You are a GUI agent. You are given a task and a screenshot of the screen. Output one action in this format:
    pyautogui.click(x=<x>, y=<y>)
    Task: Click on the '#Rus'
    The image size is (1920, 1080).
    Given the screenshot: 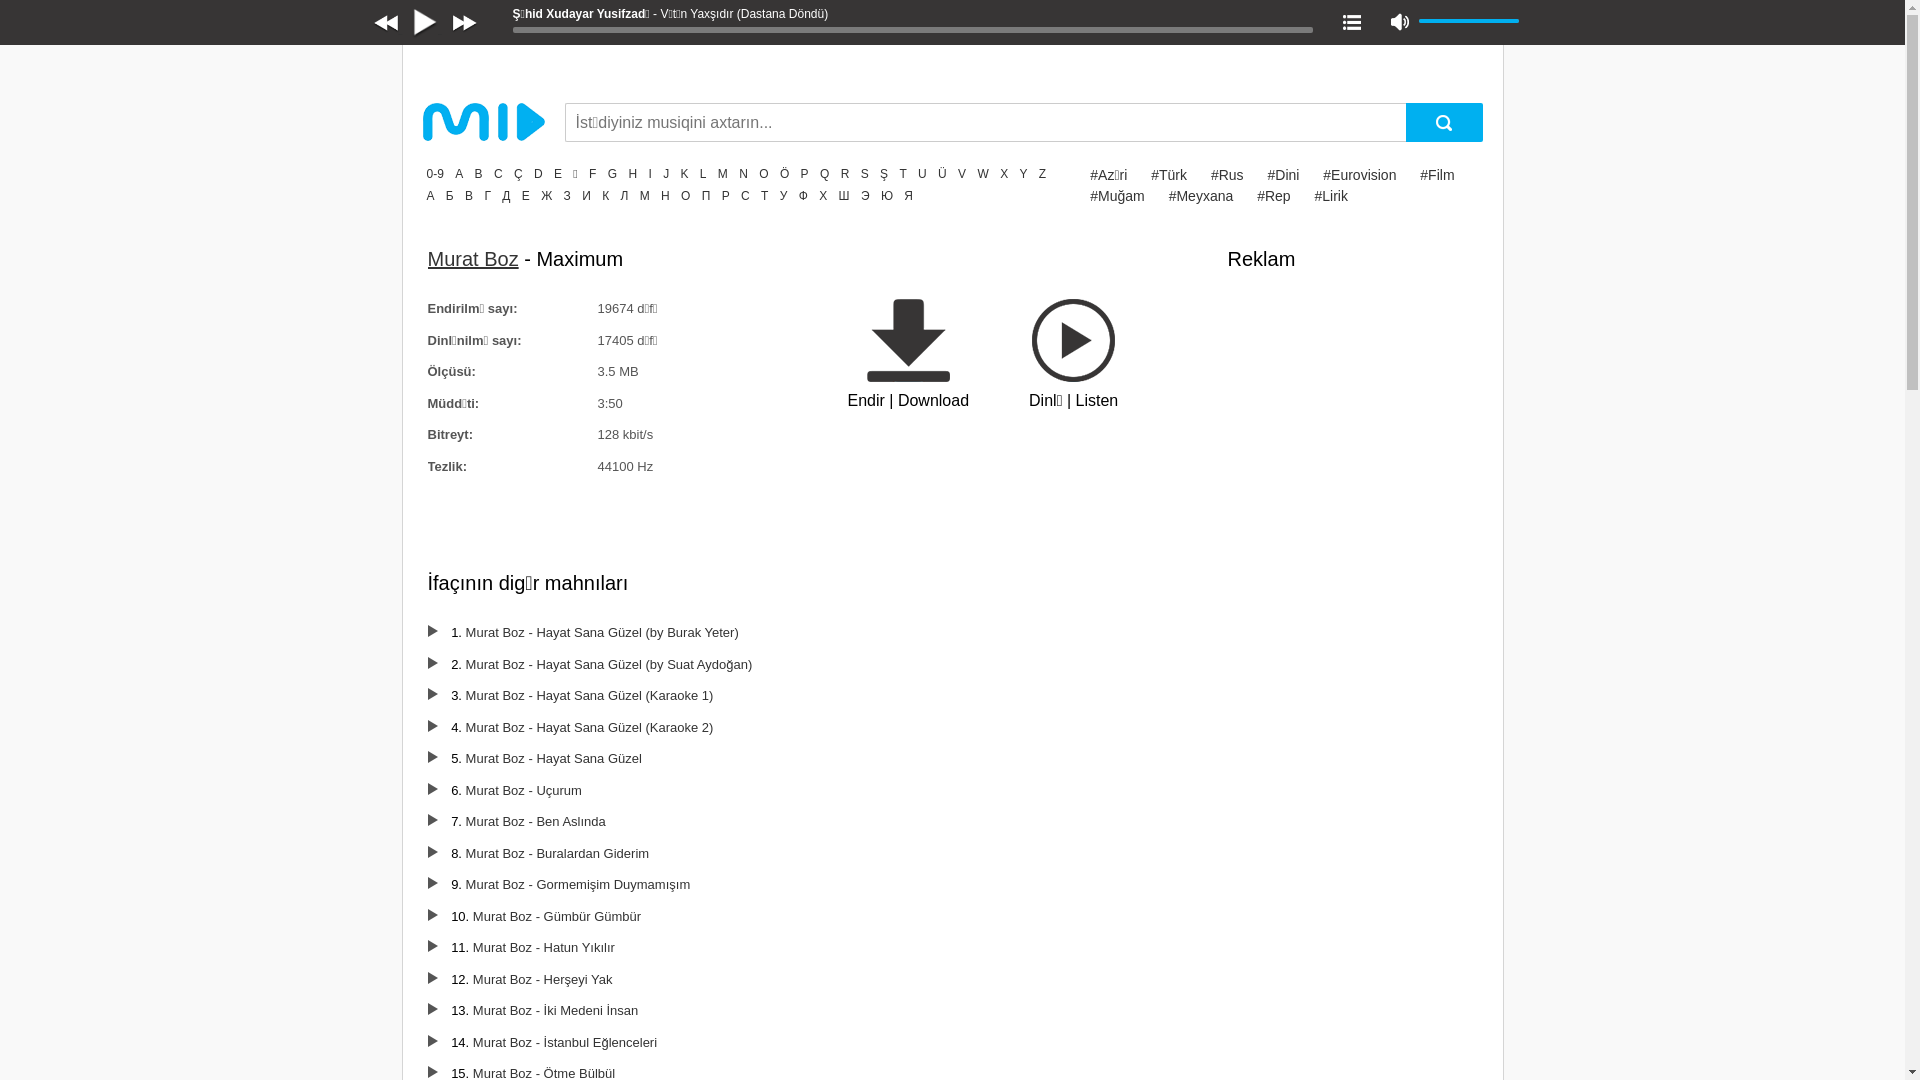 What is the action you would take?
    pyautogui.click(x=1209, y=173)
    